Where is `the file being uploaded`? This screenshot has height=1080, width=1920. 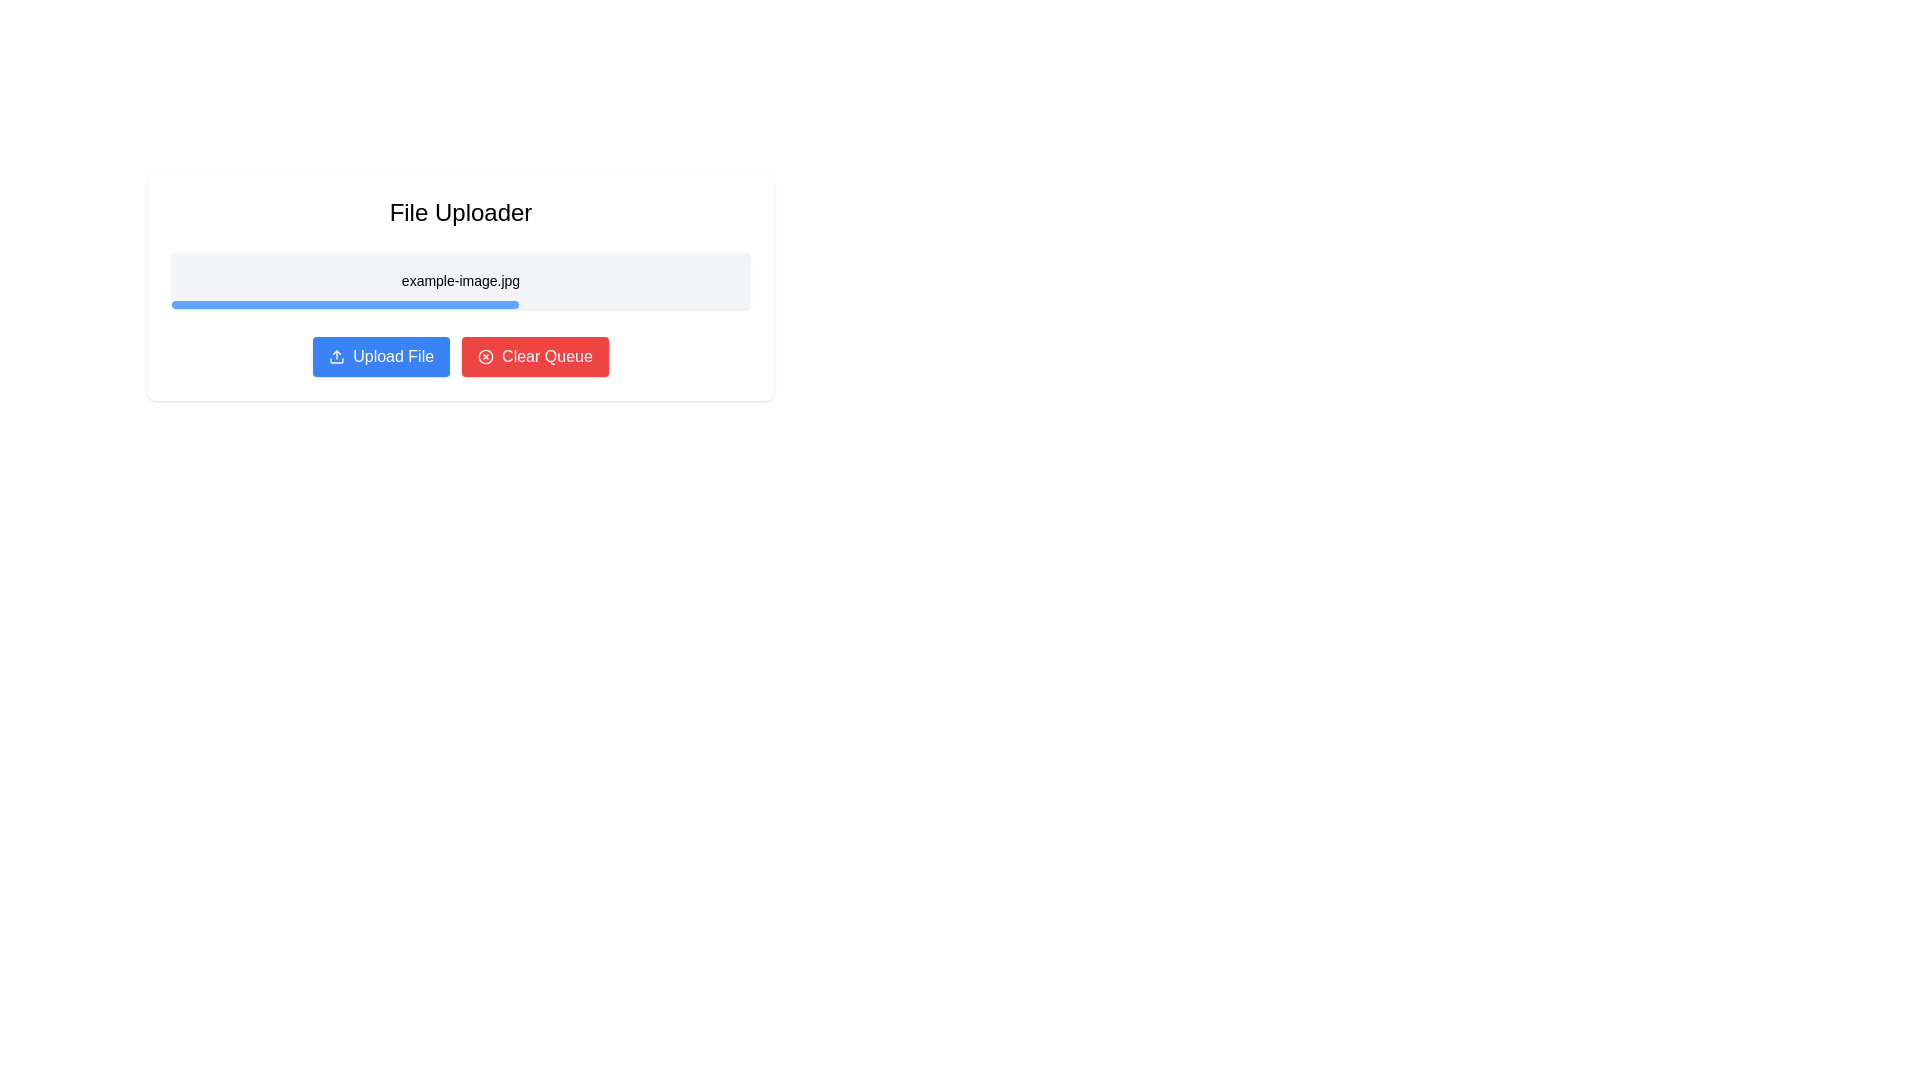
the file being uploaded is located at coordinates (459, 286).